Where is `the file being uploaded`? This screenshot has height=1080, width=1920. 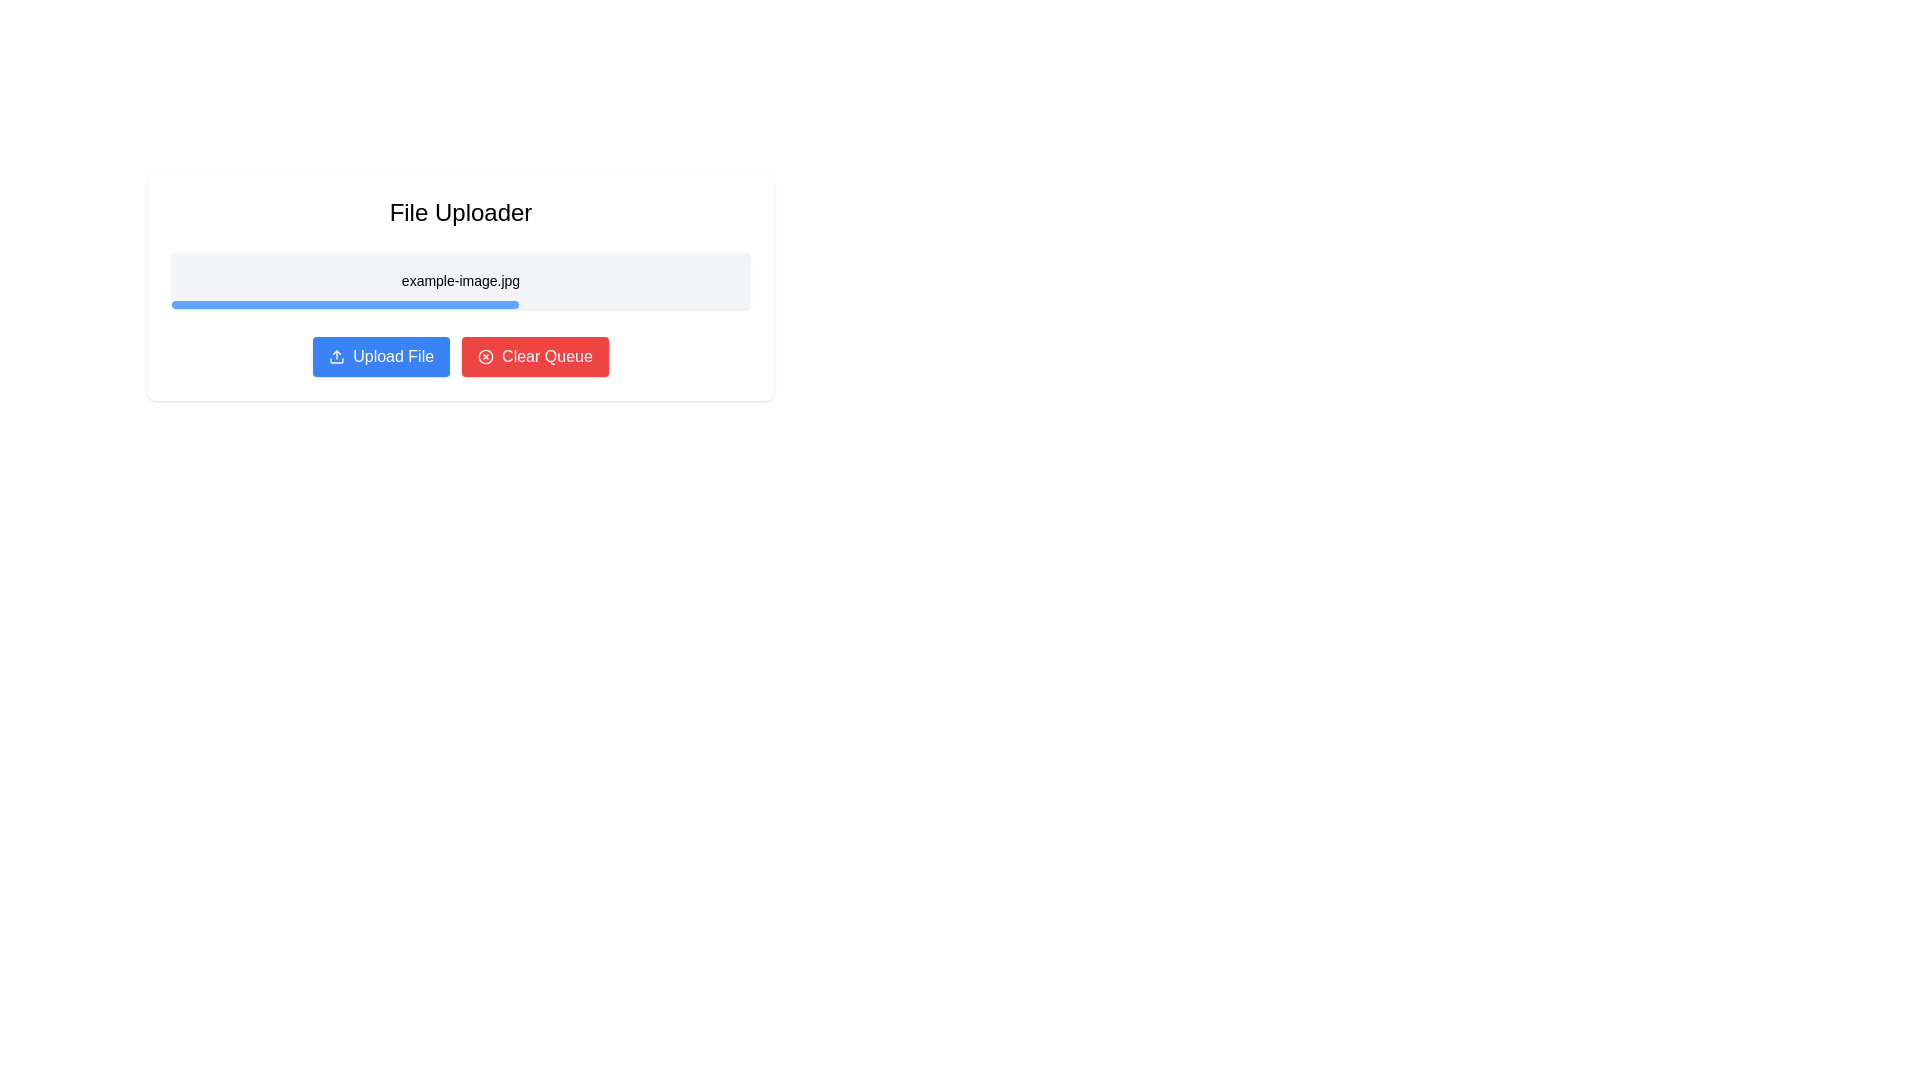
the file being uploaded is located at coordinates (459, 286).